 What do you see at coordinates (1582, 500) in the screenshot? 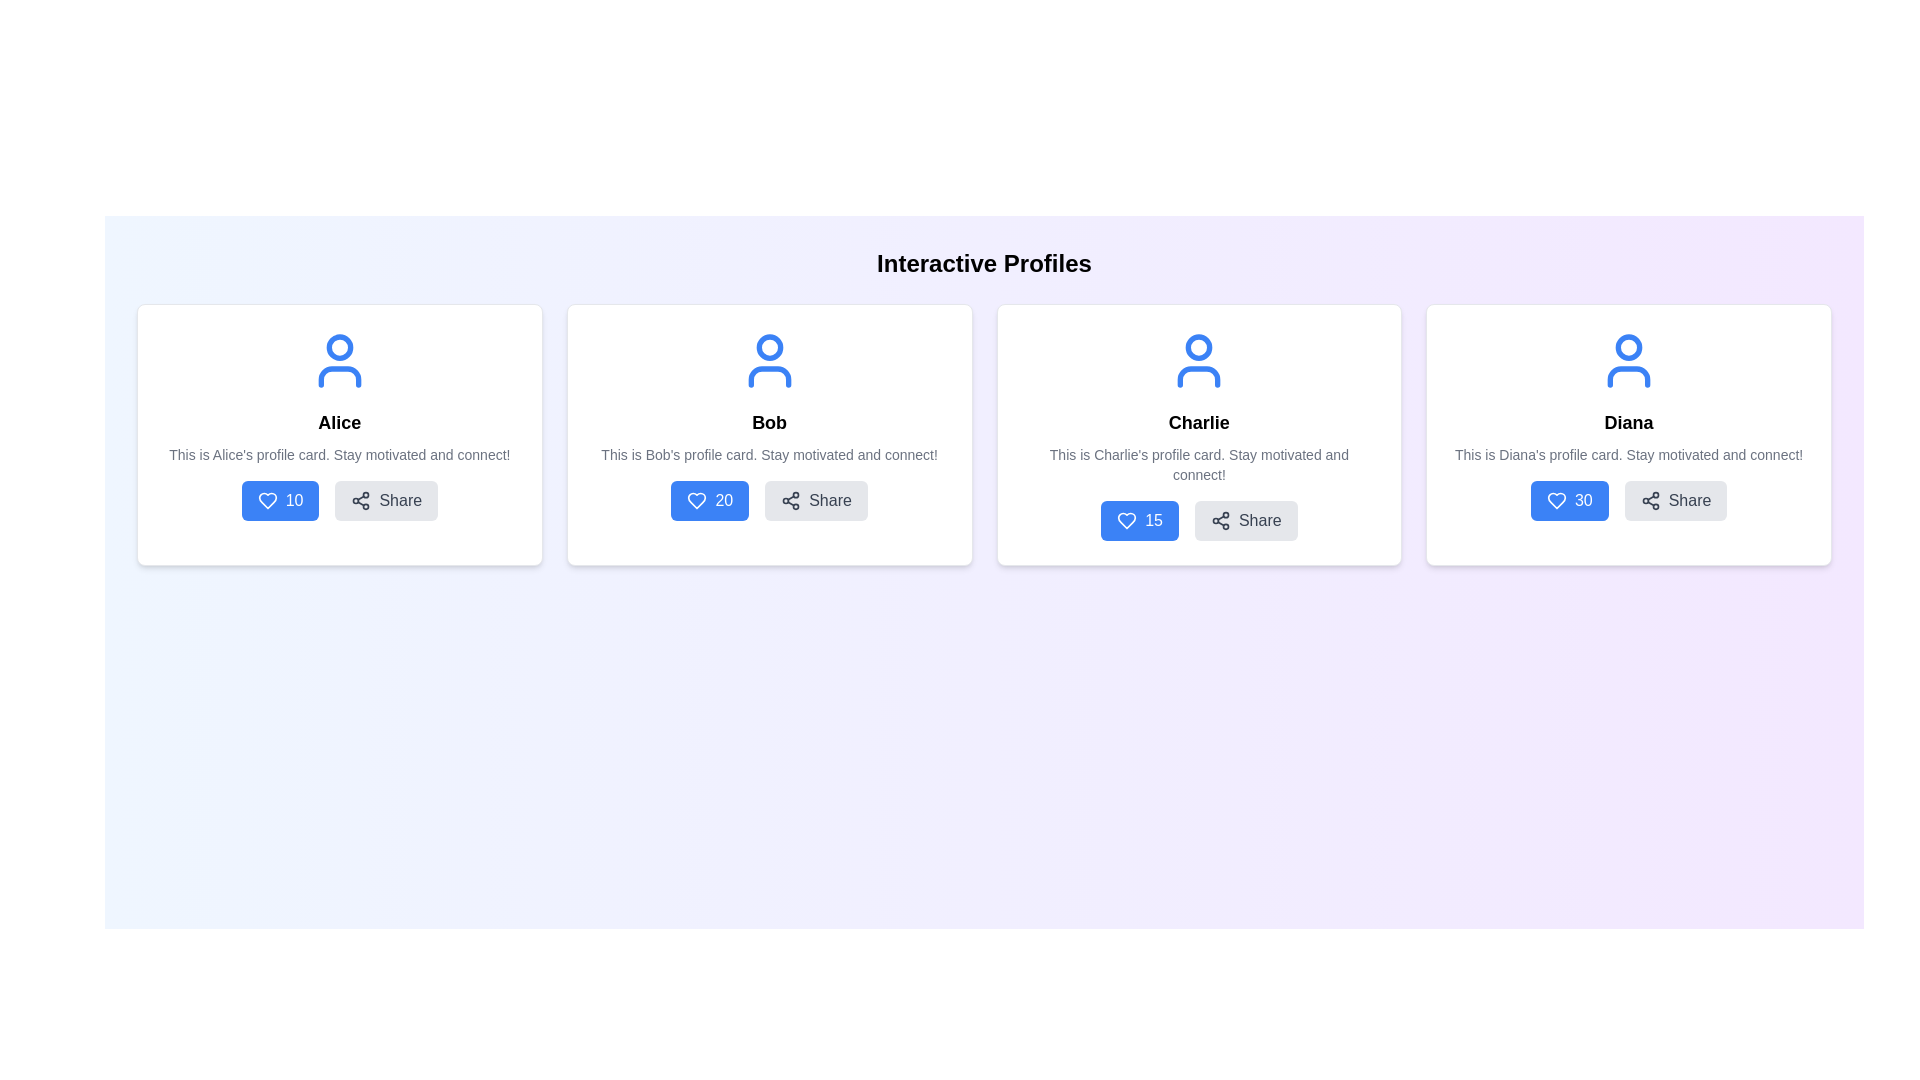
I see `the text label displaying the number '30' within the blue button on the fourth profile card labeled 'Diana', located to the right of the heart icon` at bounding box center [1582, 500].